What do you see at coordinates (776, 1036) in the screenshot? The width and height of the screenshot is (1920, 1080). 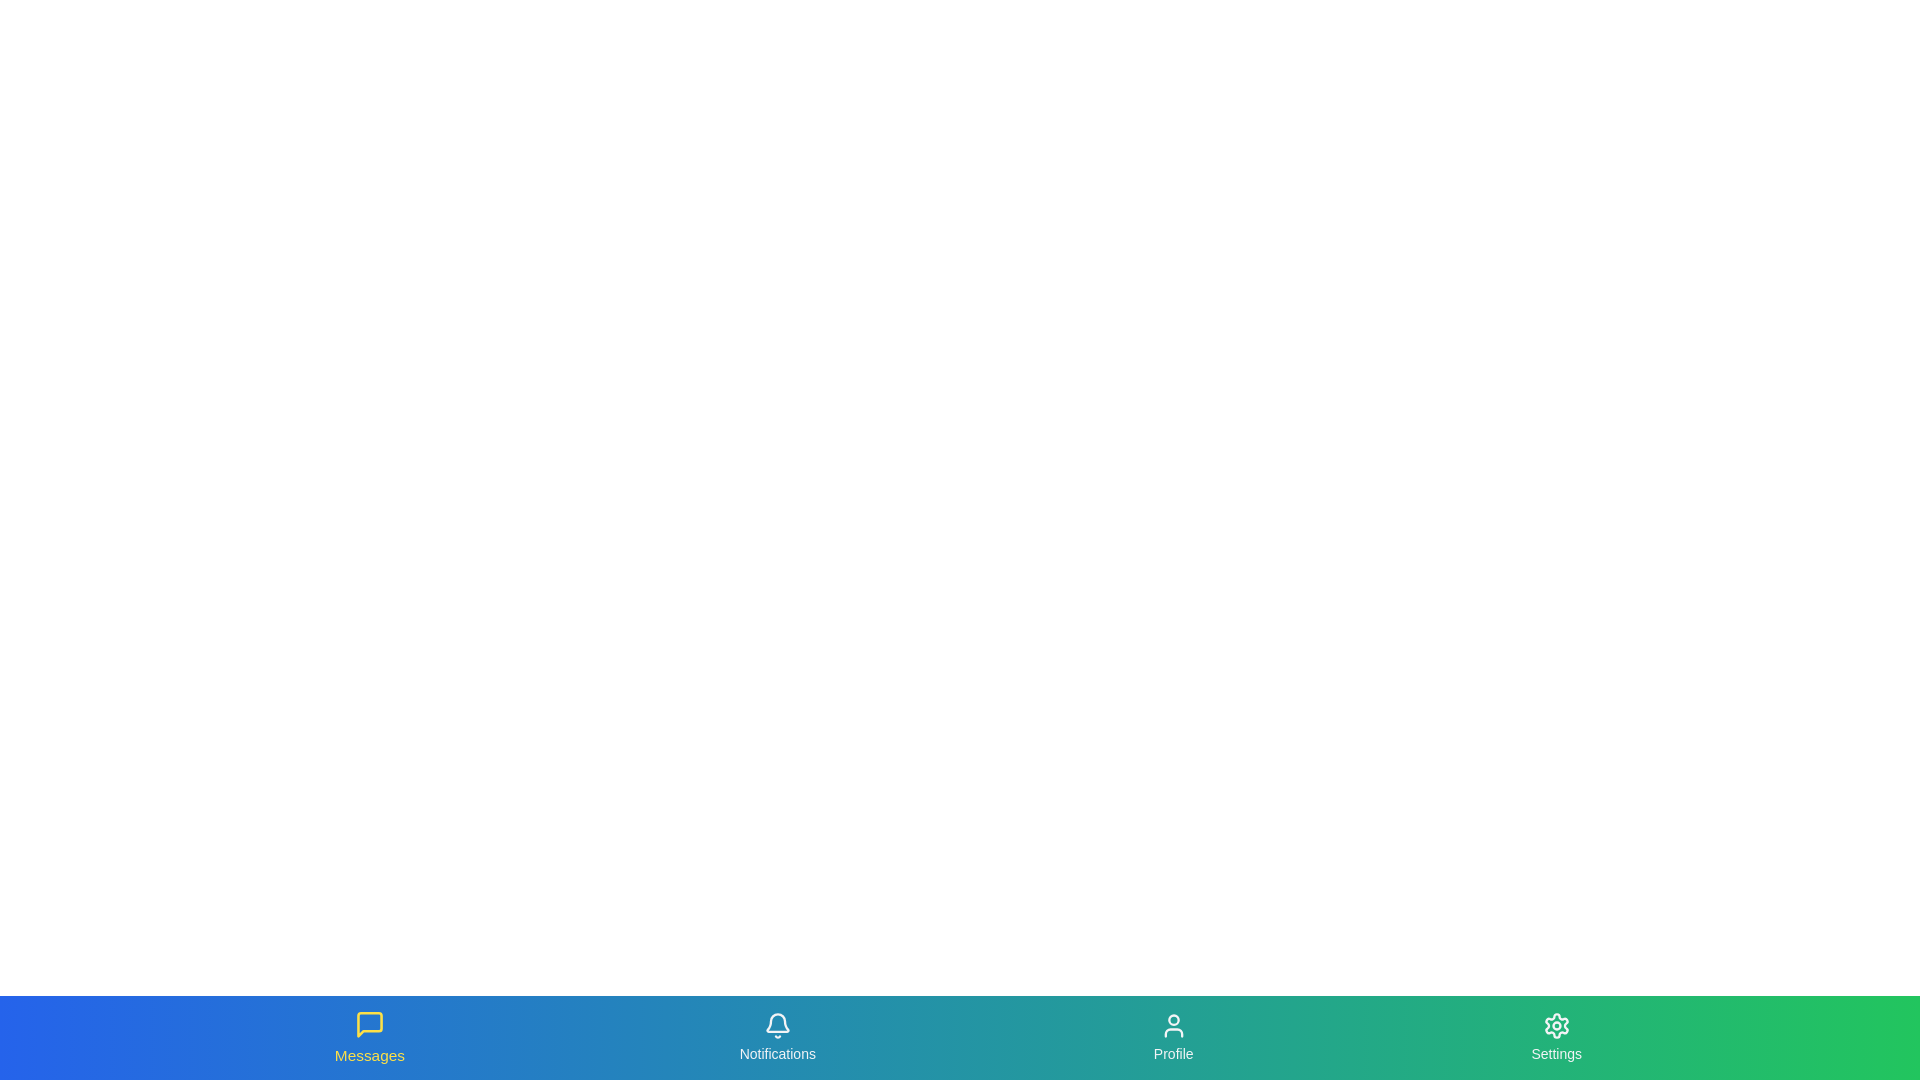 I see `the tab labeled Notifications to navigate to its respective section` at bounding box center [776, 1036].